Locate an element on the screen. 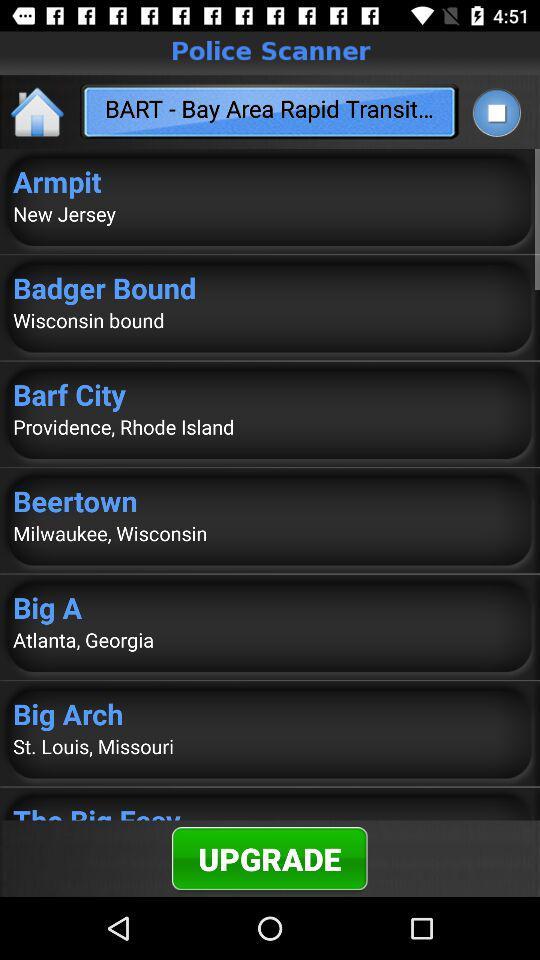 The height and width of the screenshot is (960, 540). the app below the big a app is located at coordinates (270, 638).